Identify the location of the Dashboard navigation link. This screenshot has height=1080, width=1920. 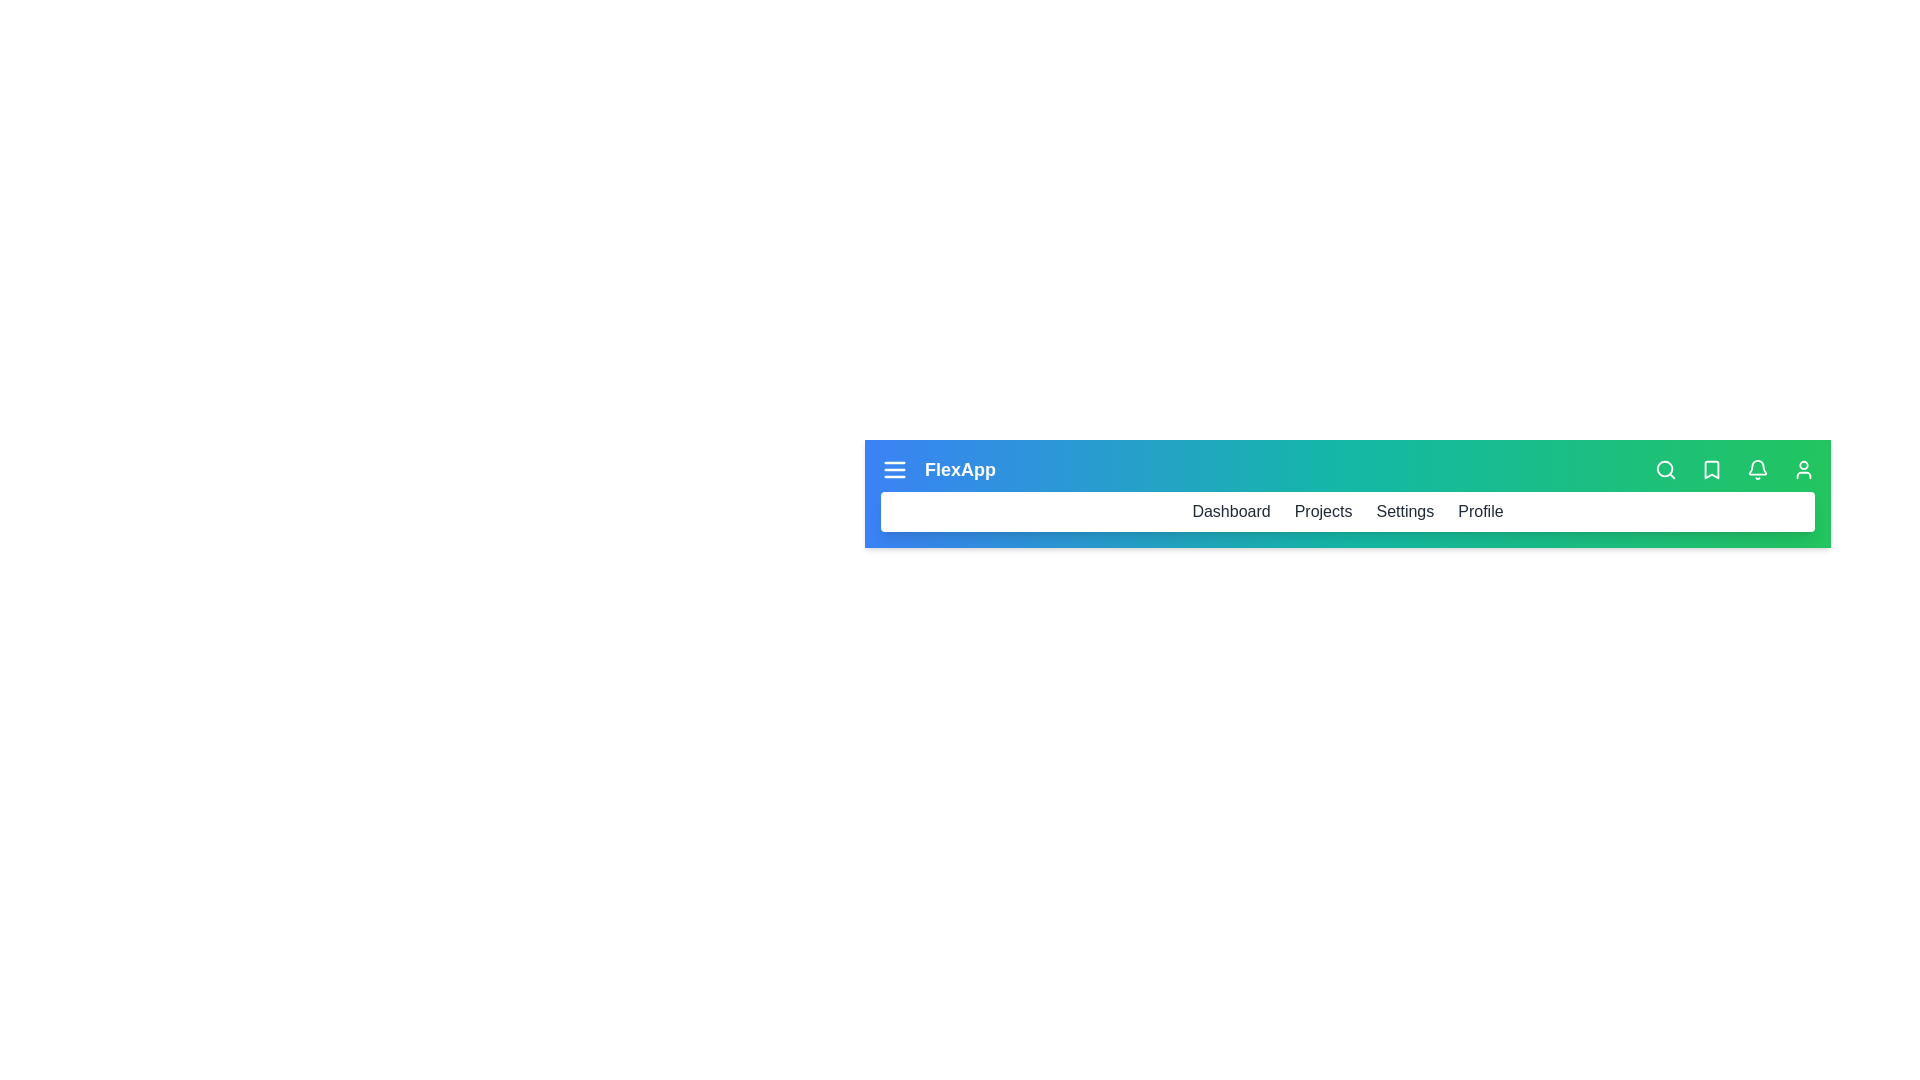
(1229, 511).